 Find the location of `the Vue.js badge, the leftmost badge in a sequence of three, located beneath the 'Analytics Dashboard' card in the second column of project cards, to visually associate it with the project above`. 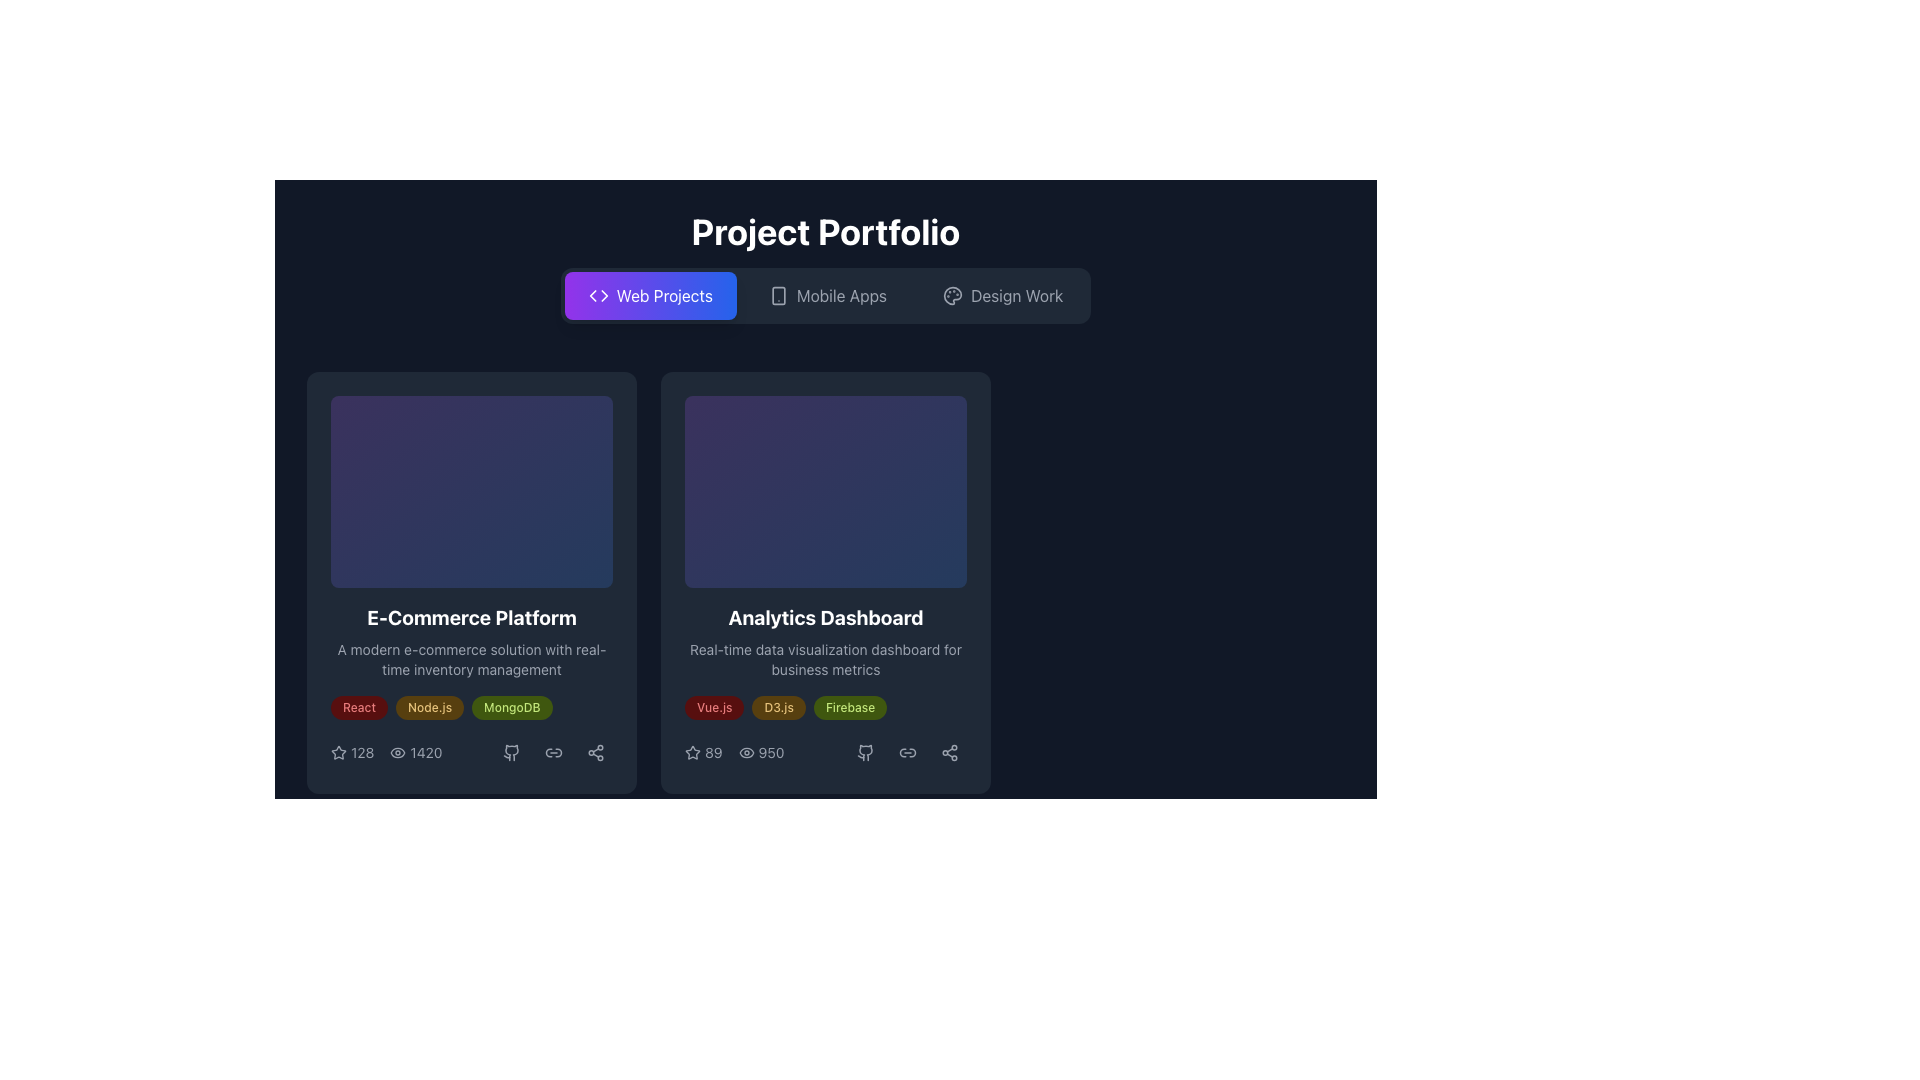

the Vue.js badge, the leftmost badge in a sequence of three, located beneath the 'Analytics Dashboard' card in the second column of project cards, to visually associate it with the project above is located at coordinates (714, 707).